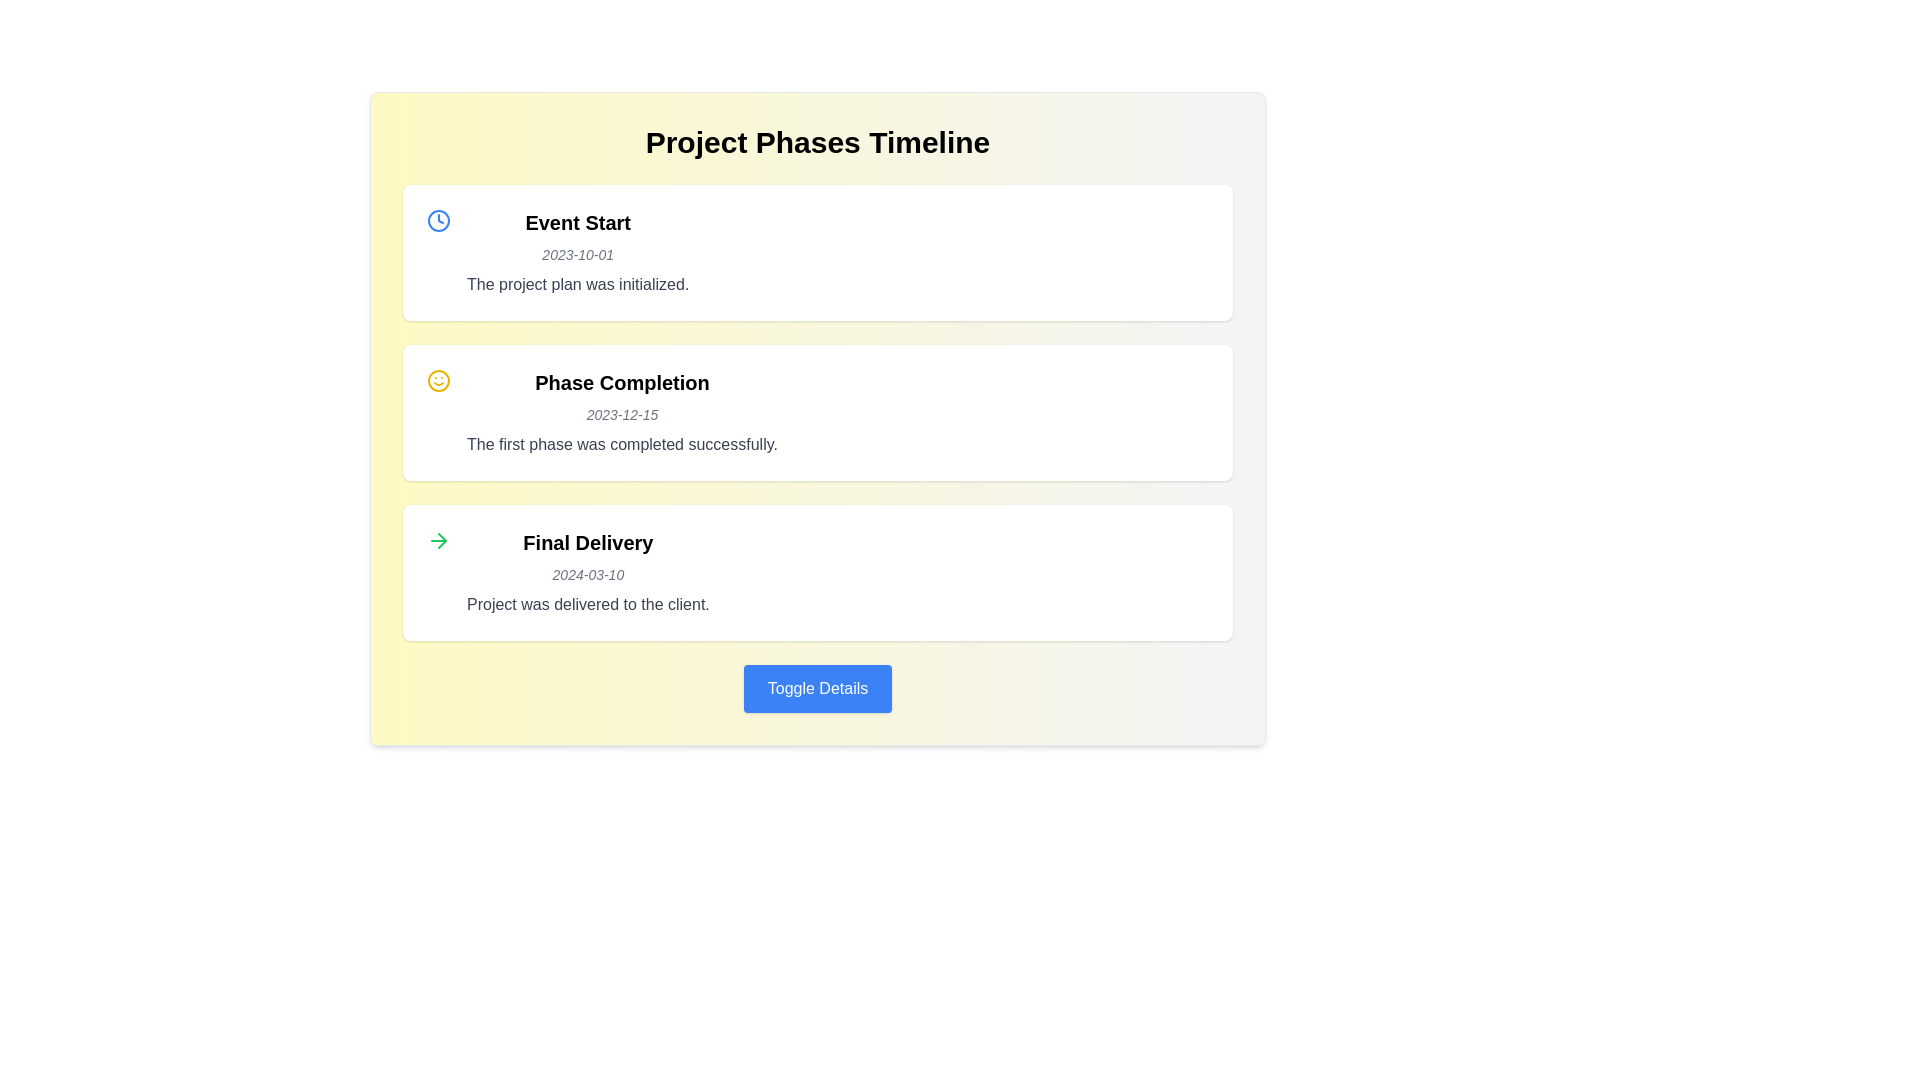 Image resolution: width=1920 pixels, height=1080 pixels. What do you see at coordinates (441, 540) in the screenshot?
I see `the rightward-pointing green arrow icon in the 'Final Delivery' section of the timeline interface` at bounding box center [441, 540].